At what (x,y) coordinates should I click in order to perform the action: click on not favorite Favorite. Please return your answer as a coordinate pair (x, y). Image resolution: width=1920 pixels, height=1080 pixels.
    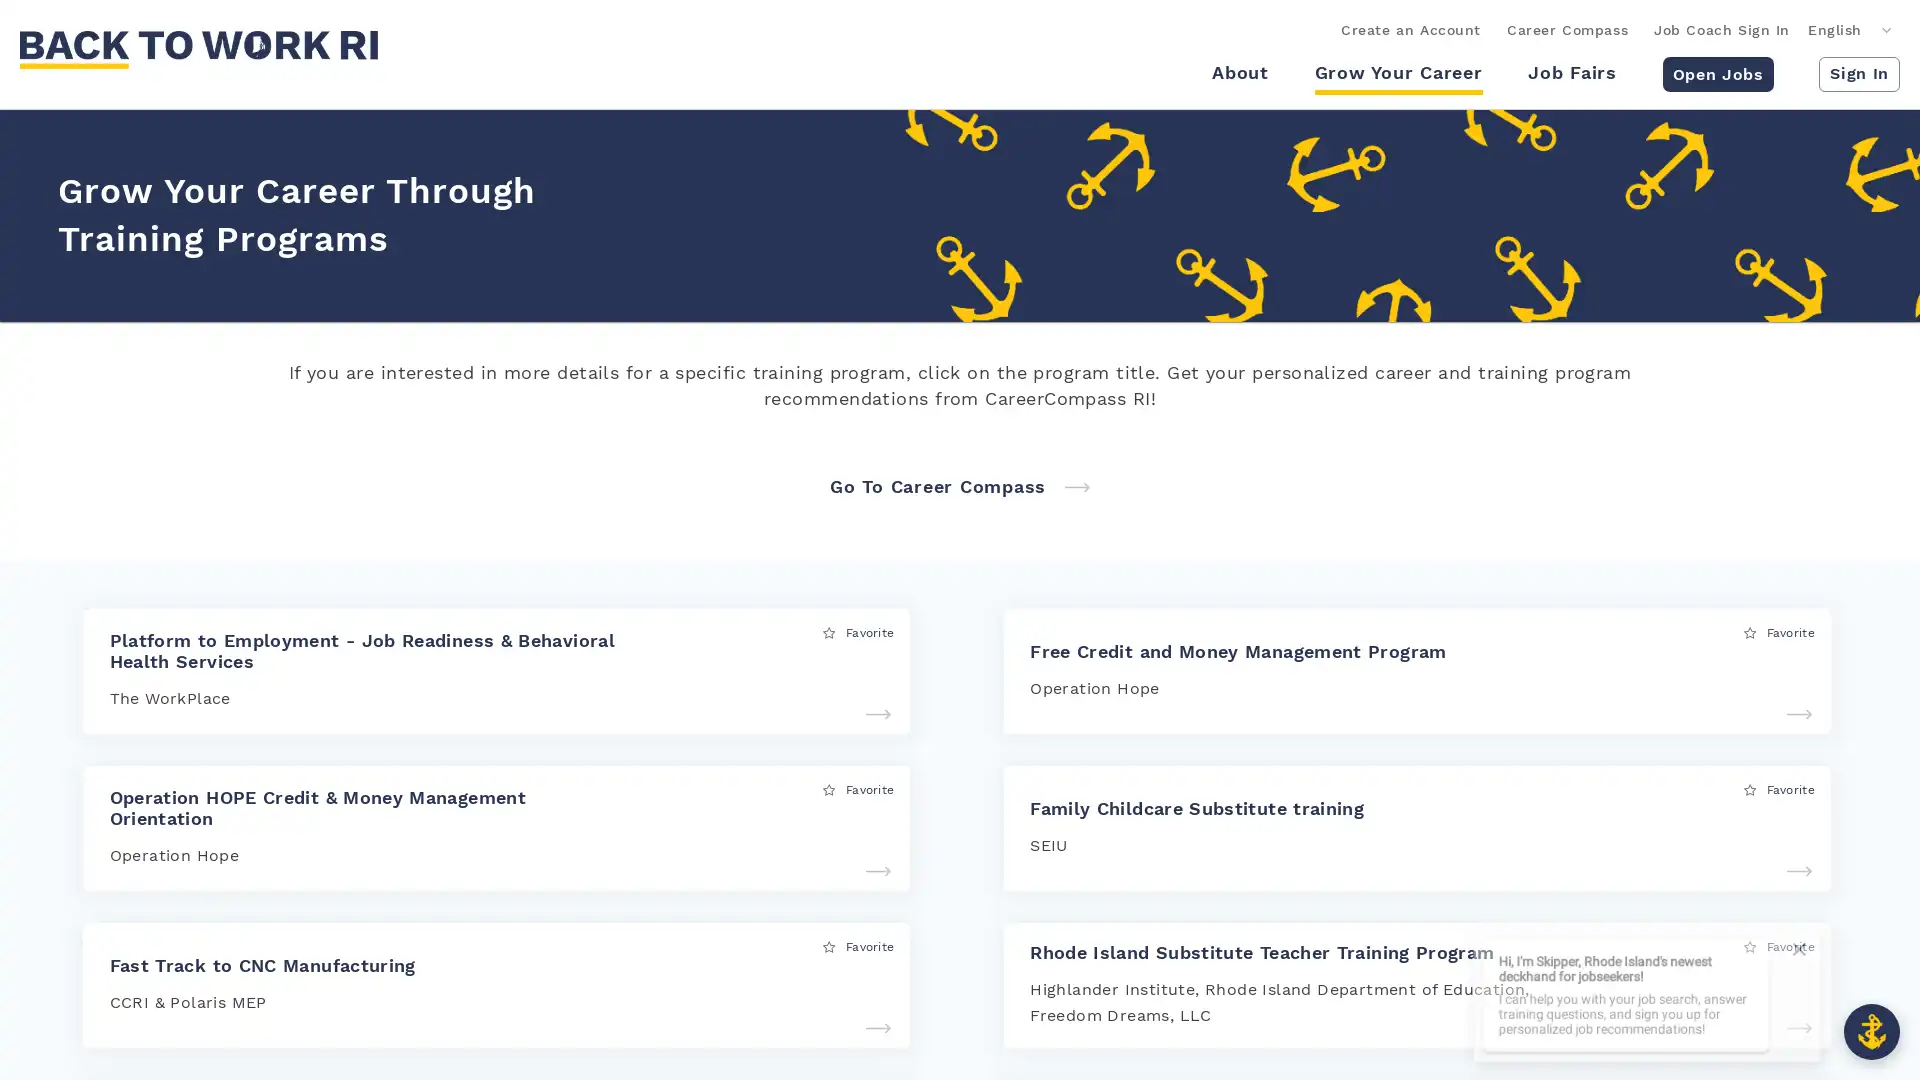
    Looking at the image, I should click on (1779, 632).